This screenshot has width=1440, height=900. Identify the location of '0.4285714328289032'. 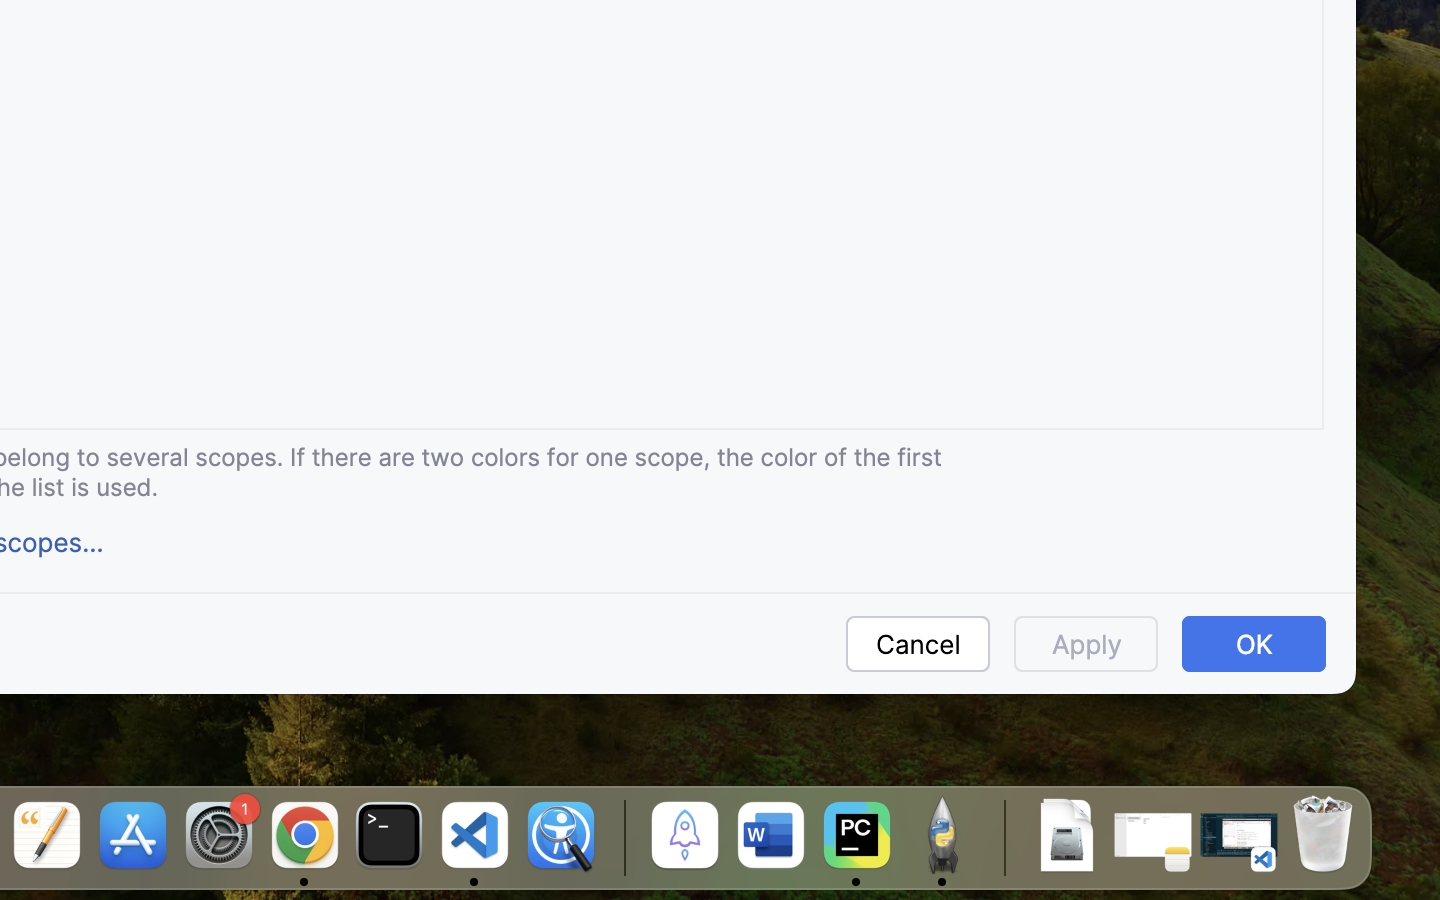
(620, 837).